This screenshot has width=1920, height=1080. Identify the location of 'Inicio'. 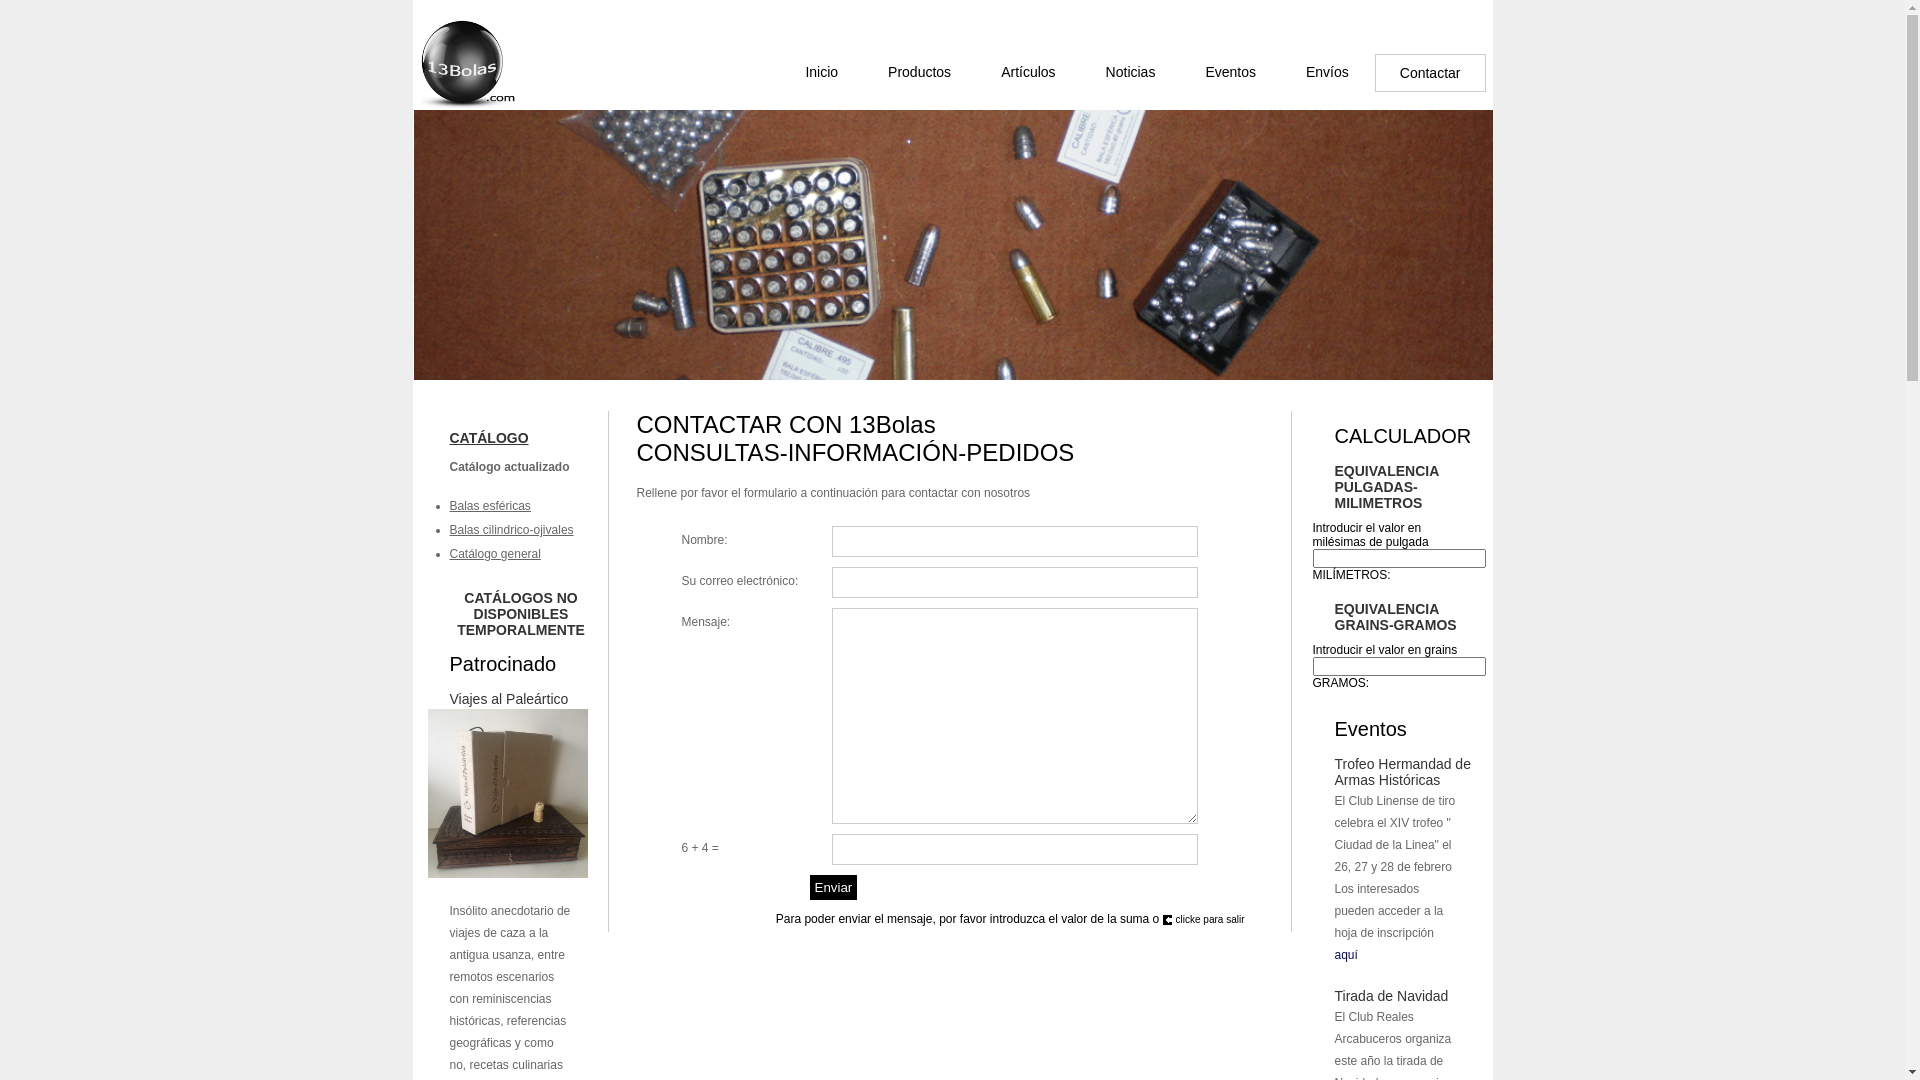
(821, 71).